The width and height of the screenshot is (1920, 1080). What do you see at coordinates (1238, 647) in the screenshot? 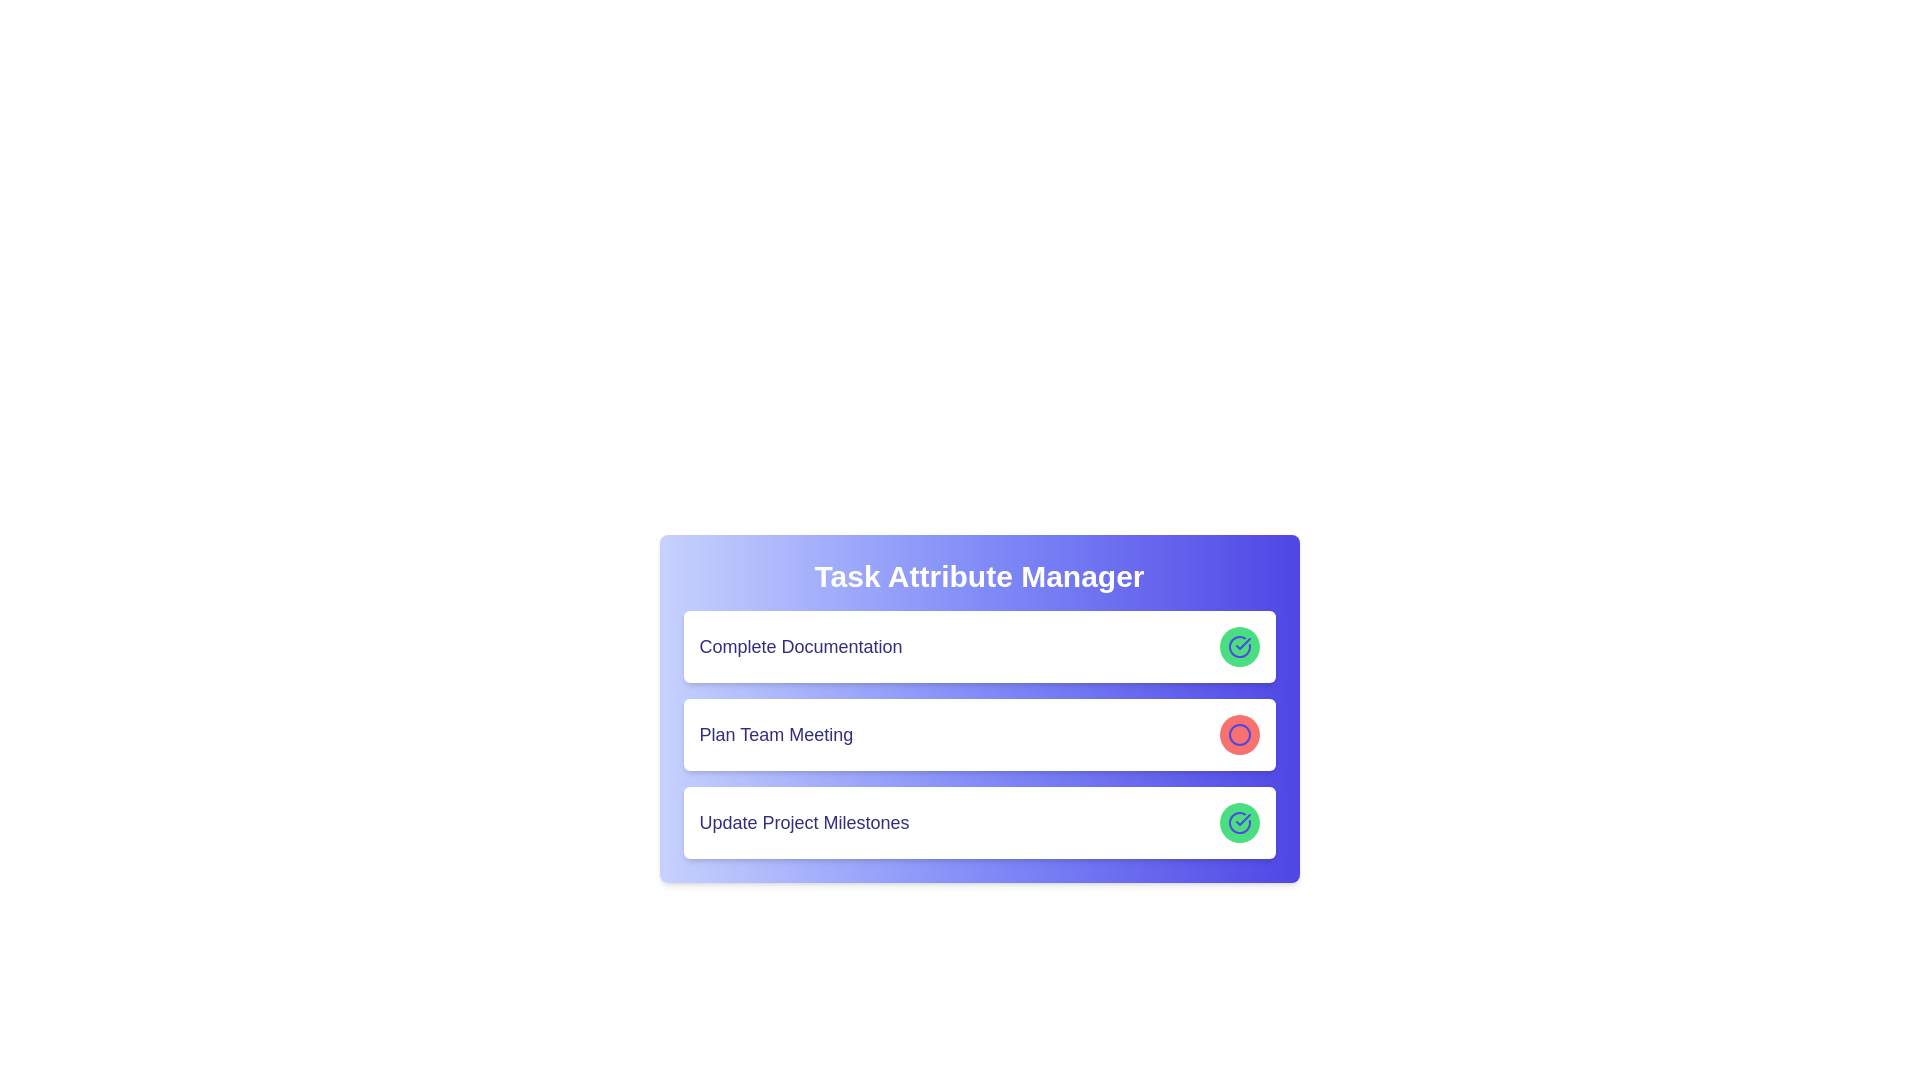
I see `the circular interactive button with a green background and blue checkmark icon` at bounding box center [1238, 647].